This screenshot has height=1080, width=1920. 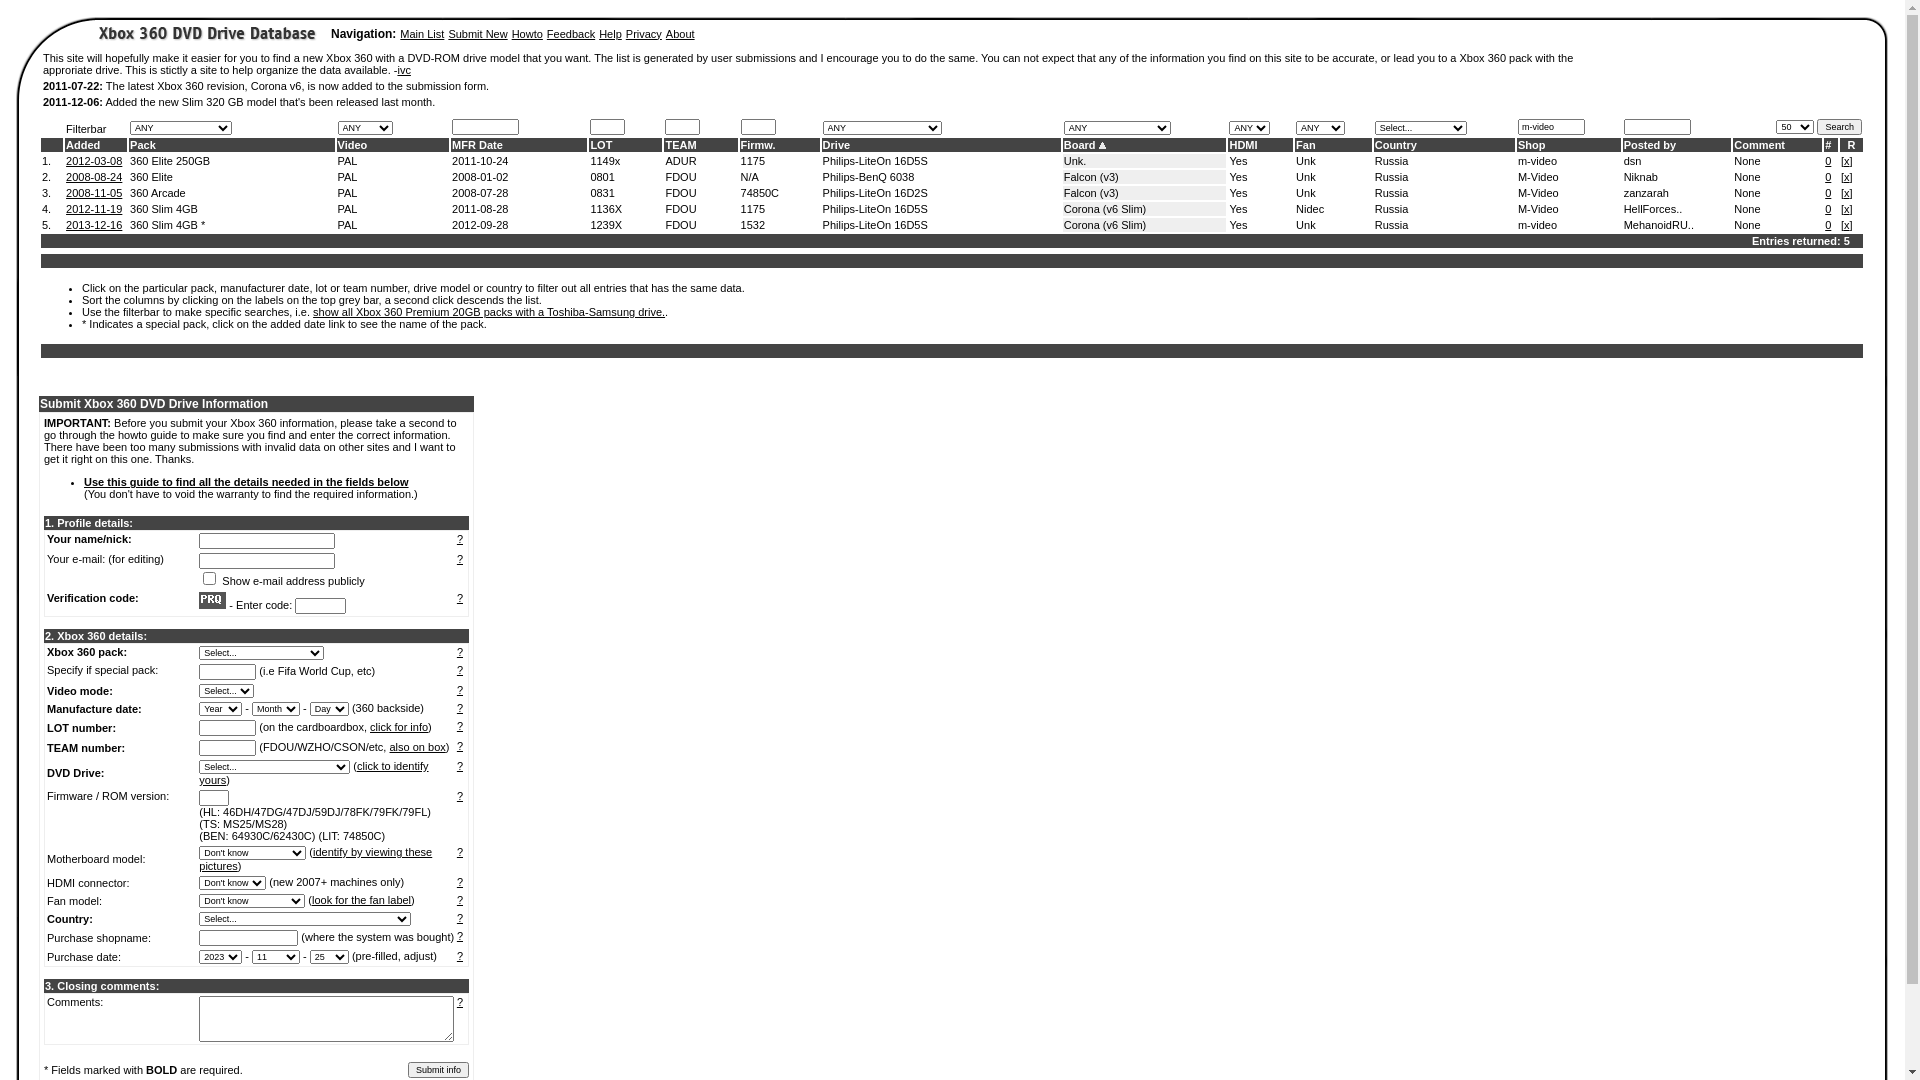 What do you see at coordinates (1828, 176) in the screenshot?
I see `'0'` at bounding box center [1828, 176].